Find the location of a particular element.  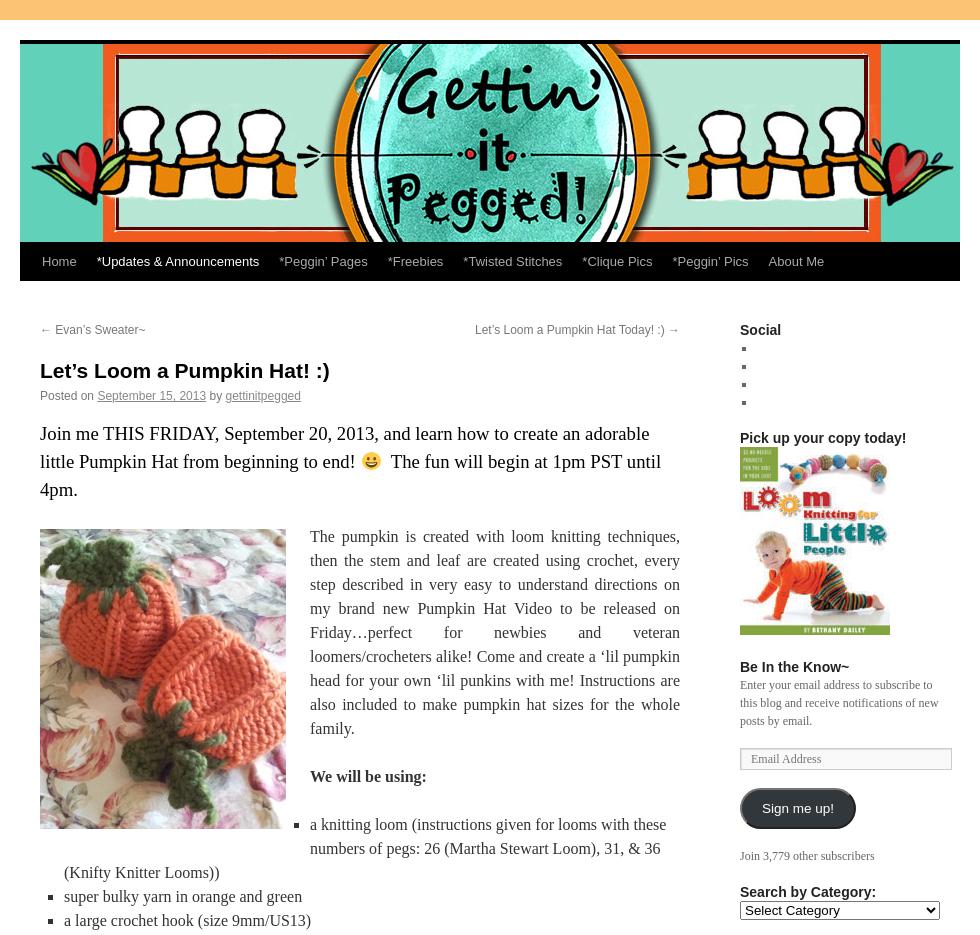

'Posted on' is located at coordinates (67, 395).